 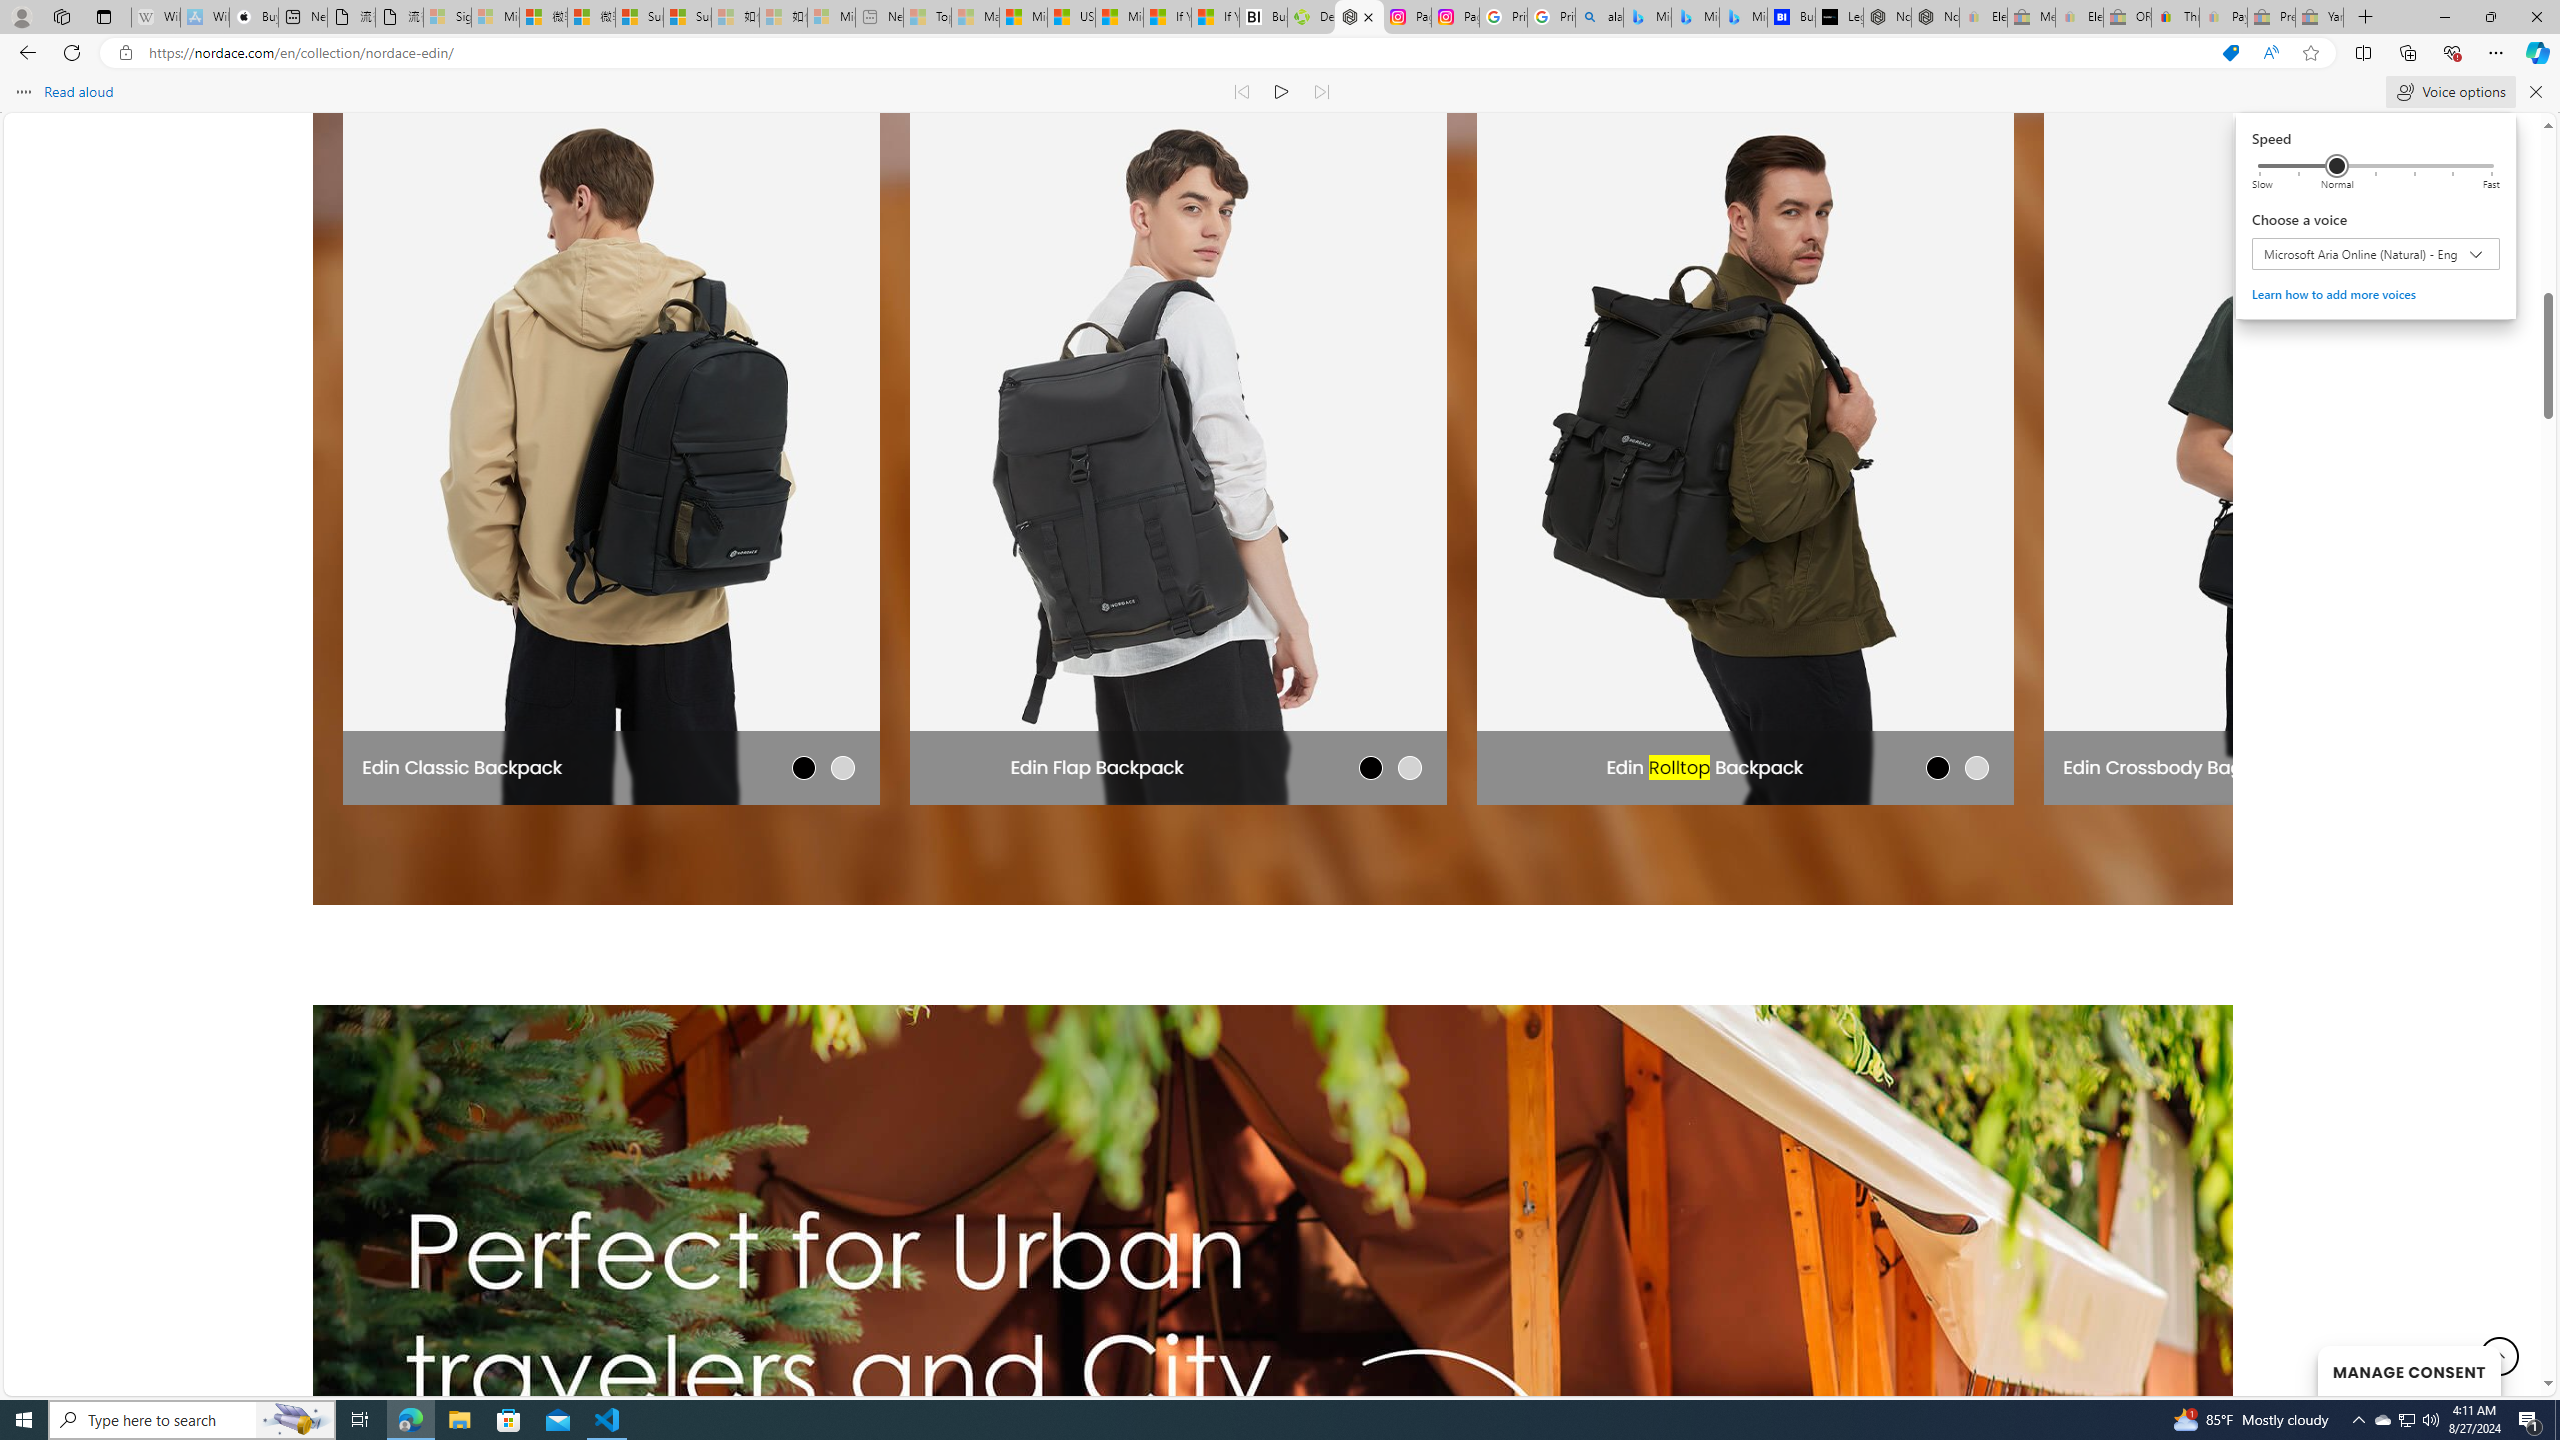 I want to click on 'Microsoft Bing Travel - Shangri-La Hotel Bangkok', so click(x=1742, y=16).